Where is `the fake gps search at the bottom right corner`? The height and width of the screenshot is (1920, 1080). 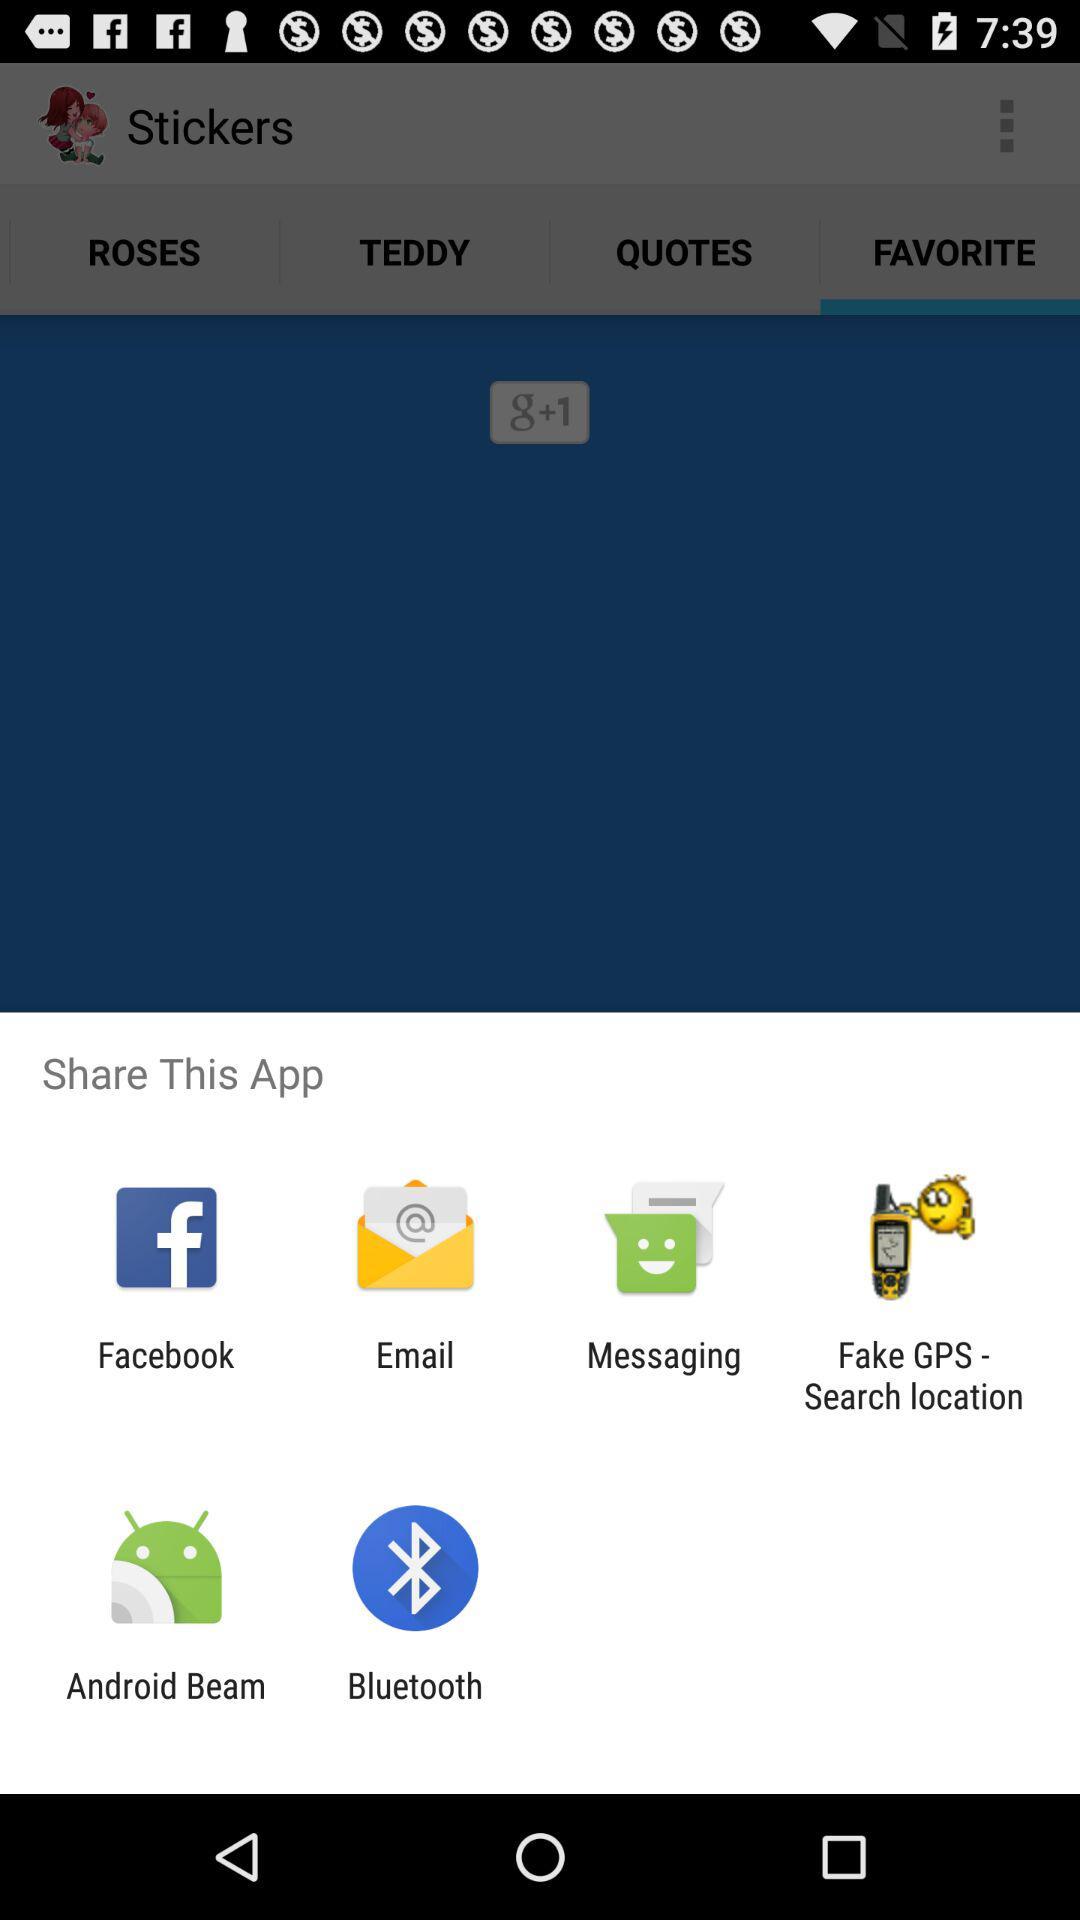 the fake gps search at the bottom right corner is located at coordinates (913, 1374).